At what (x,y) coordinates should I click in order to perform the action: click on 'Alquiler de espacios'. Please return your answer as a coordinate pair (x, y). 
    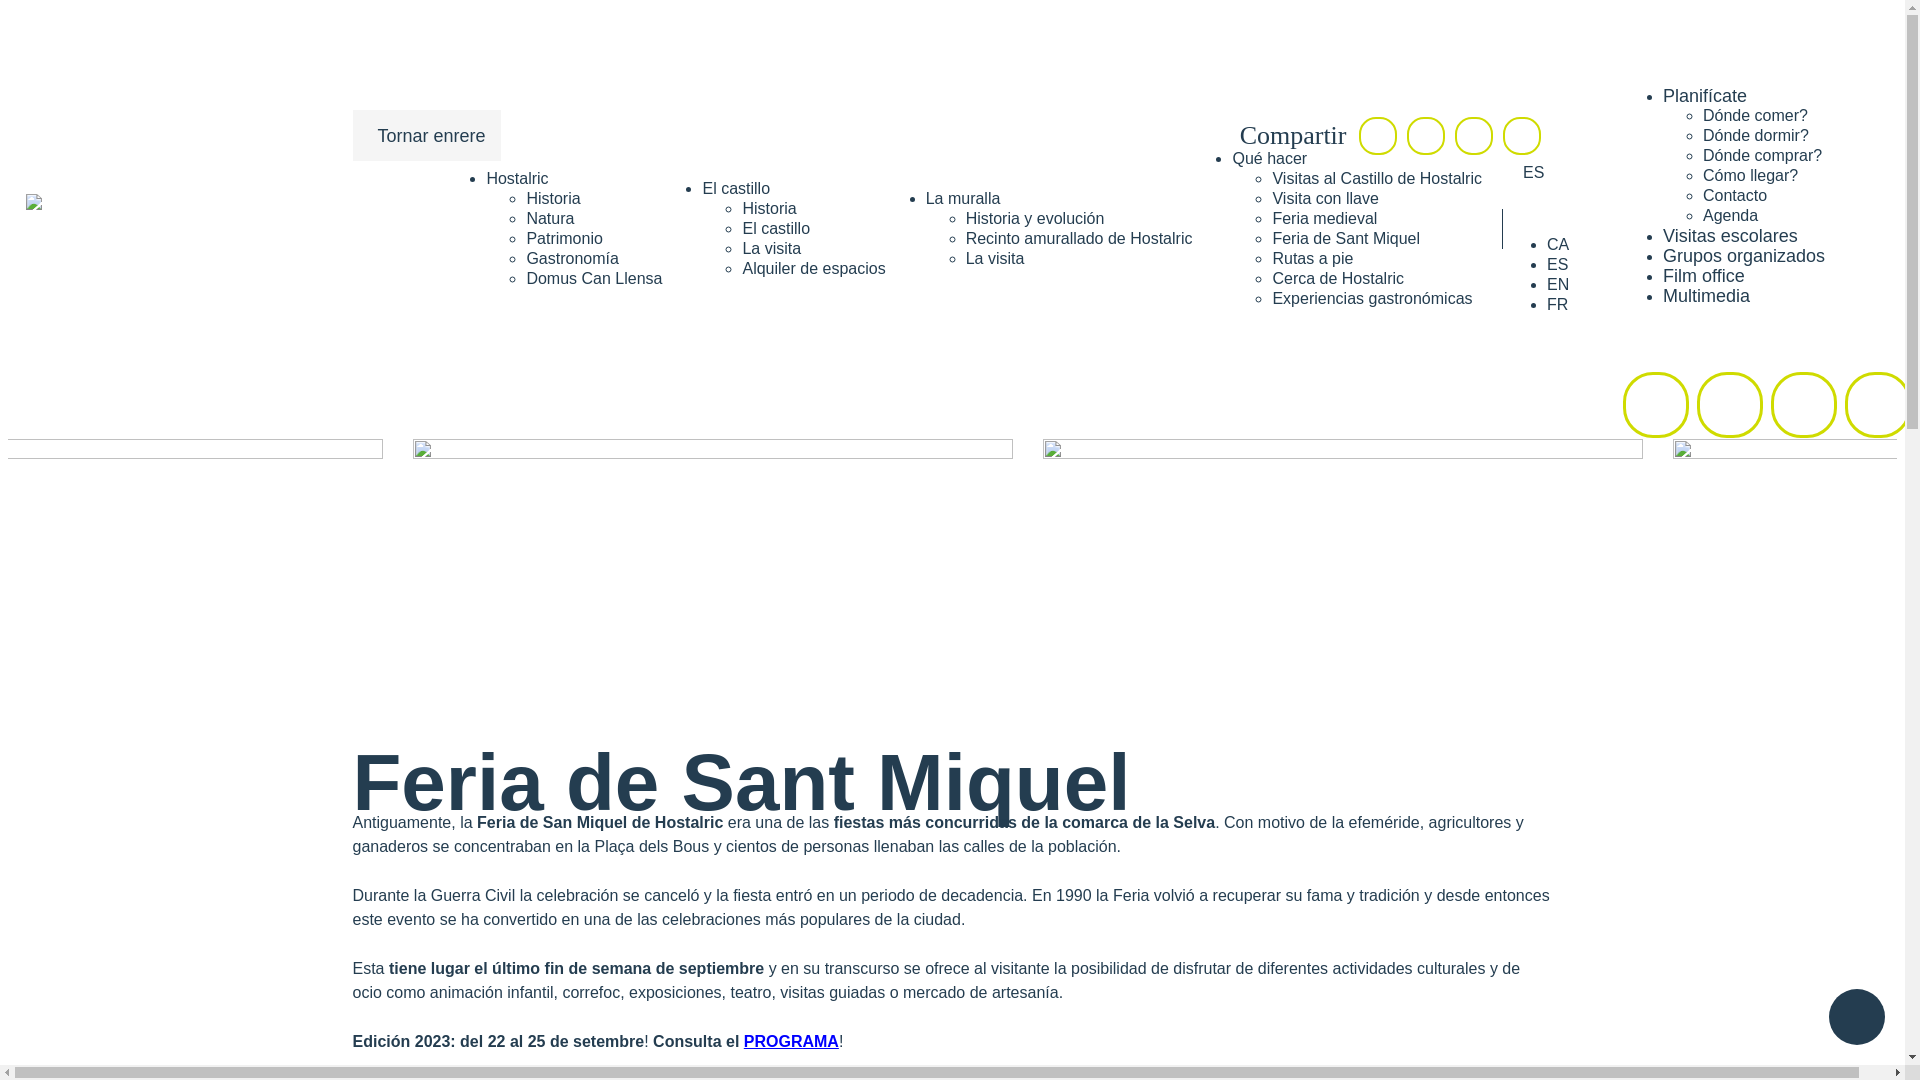
    Looking at the image, I should click on (741, 267).